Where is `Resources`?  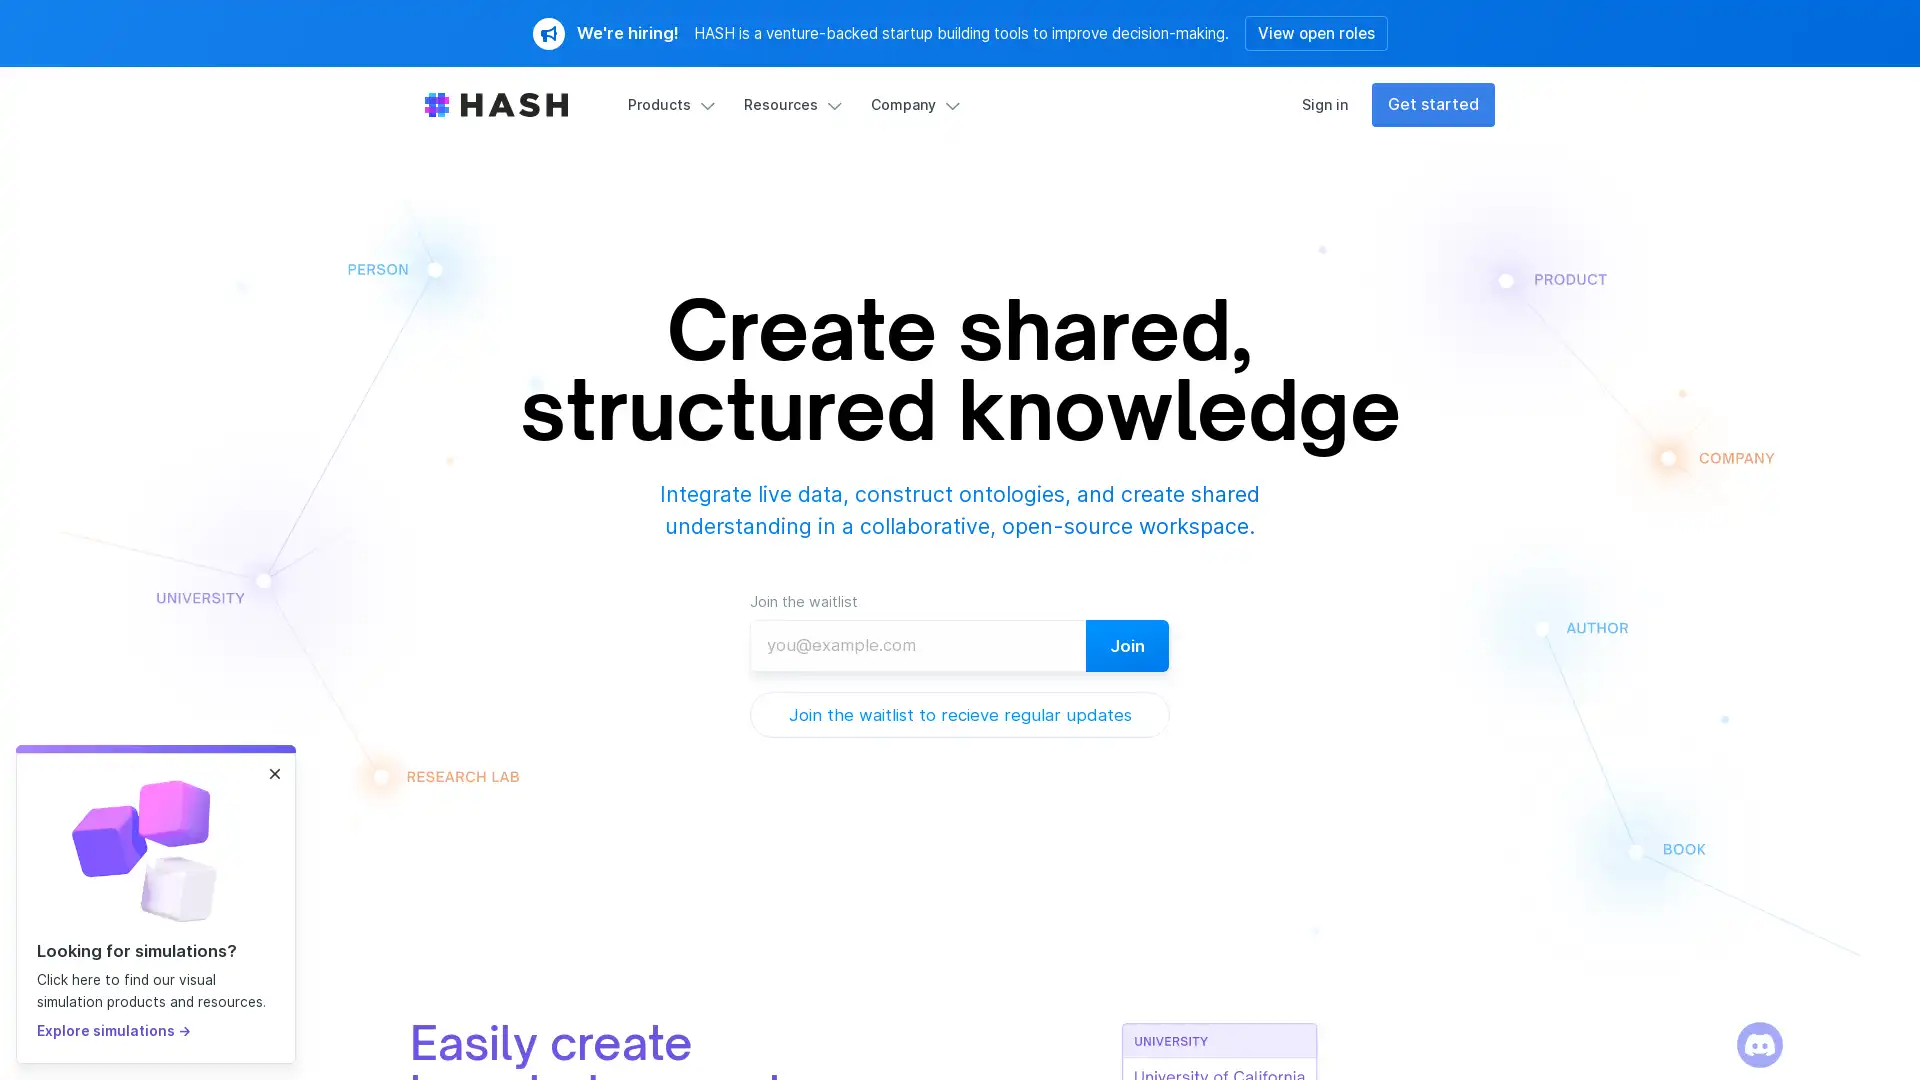 Resources is located at coordinates (789, 104).